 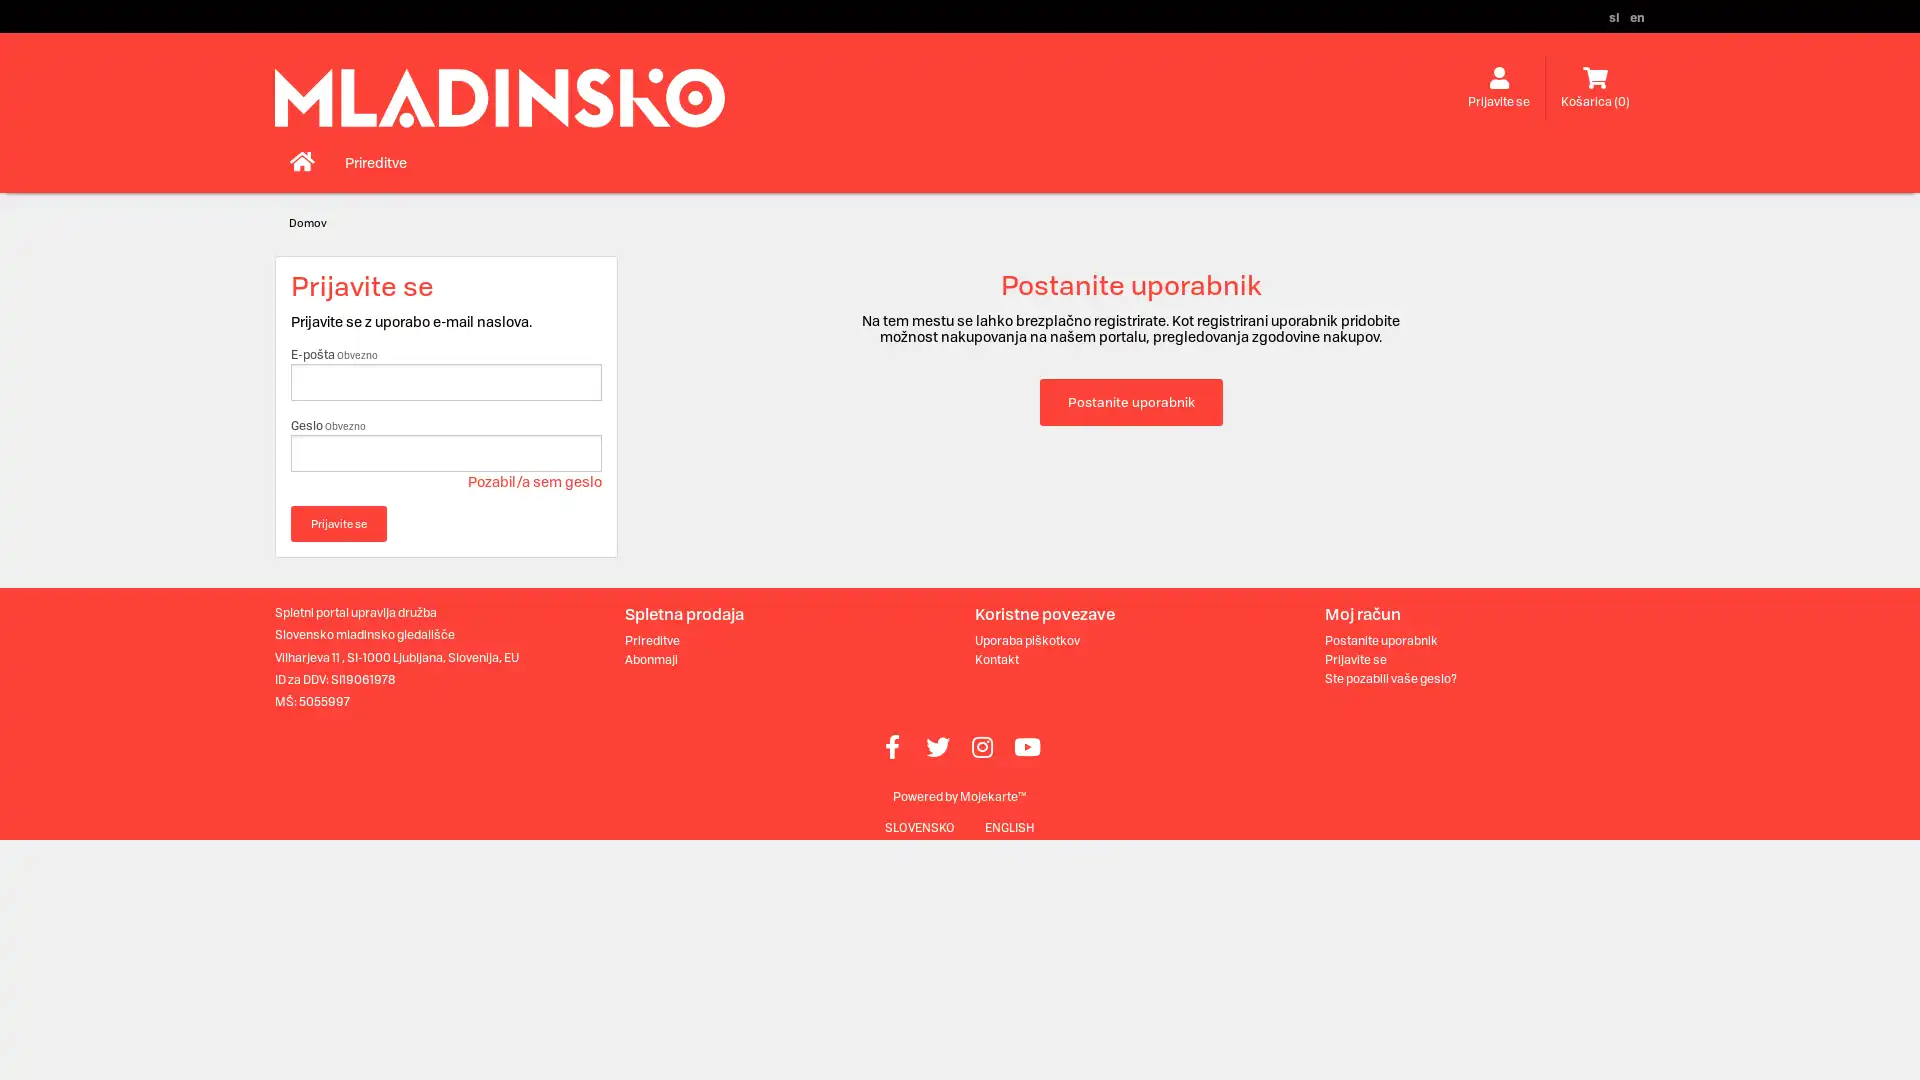 I want to click on Prijavite se, so click(x=339, y=523).